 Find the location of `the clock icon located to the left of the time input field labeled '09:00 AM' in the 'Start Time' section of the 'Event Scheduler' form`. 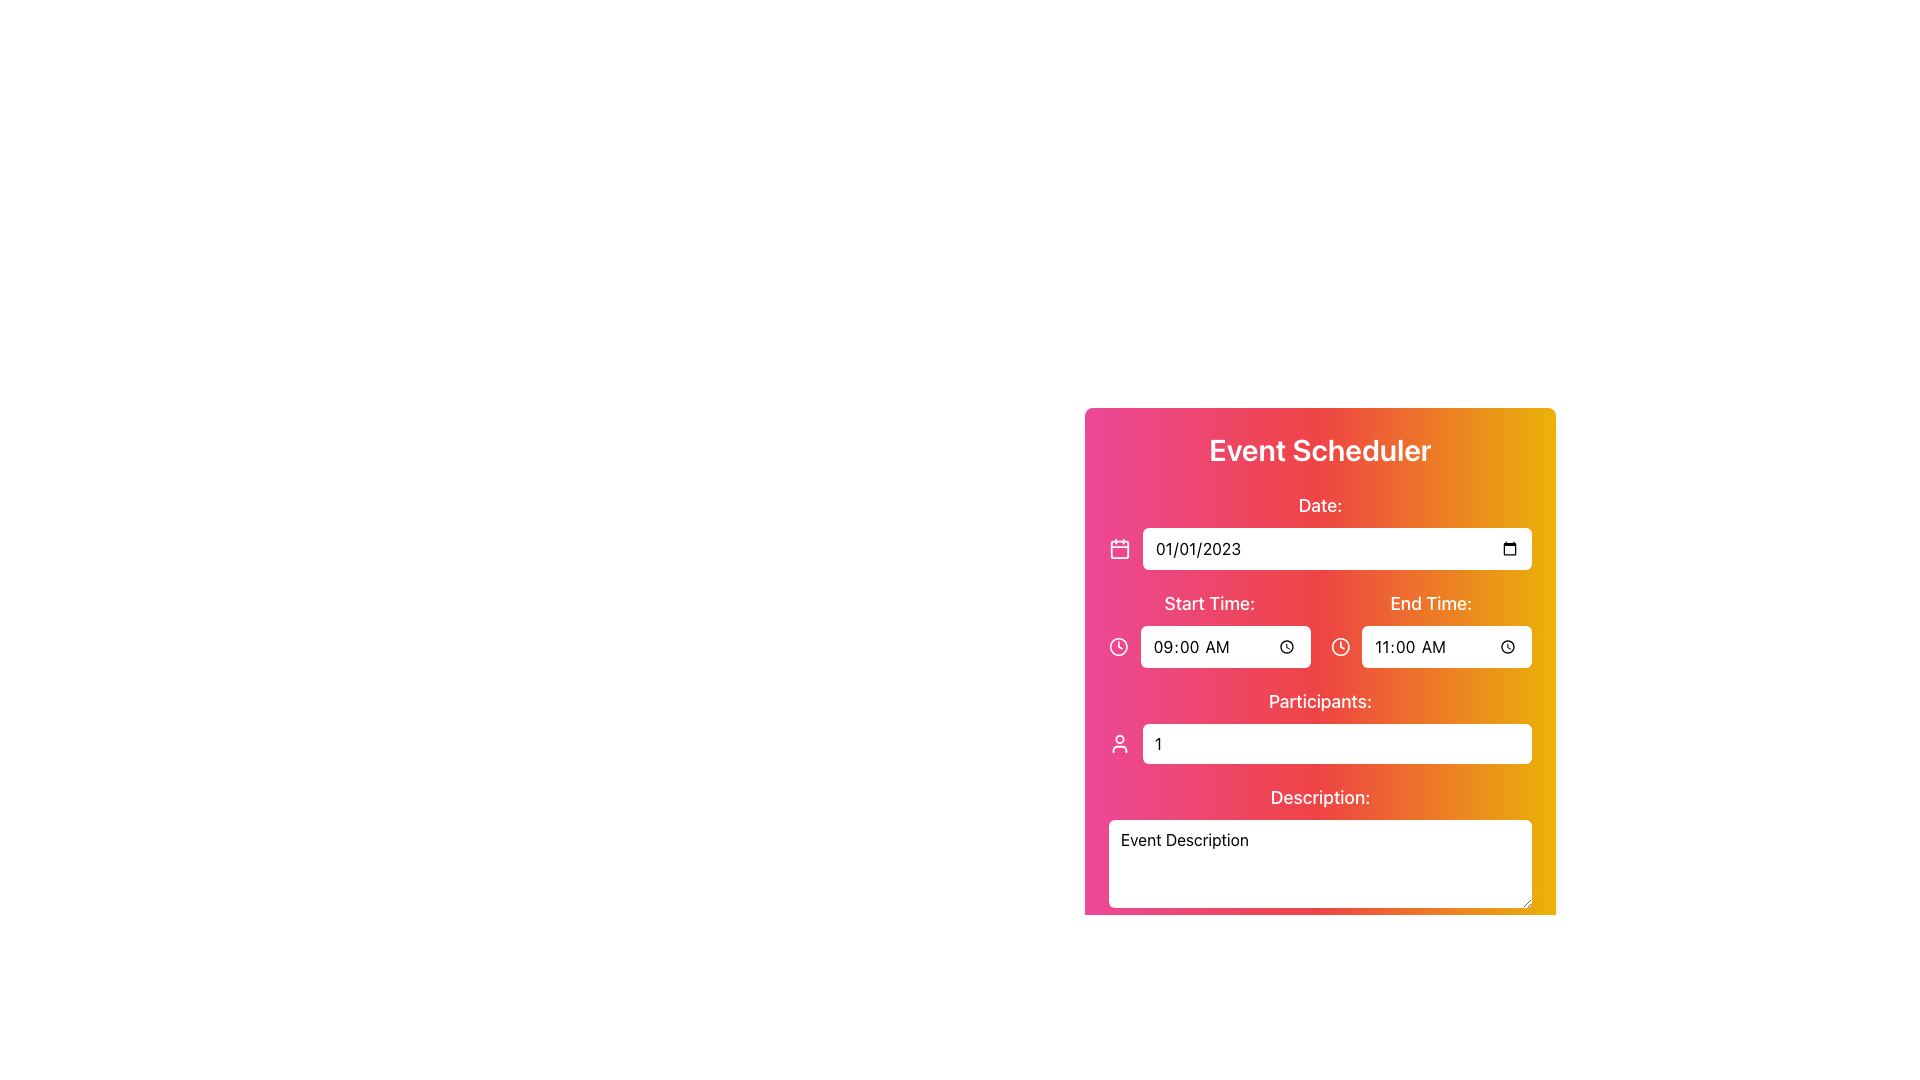

the clock icon located to the left of the time input field labeled '09:00 AM' in the 'Start Time' section of the 'Event Scheduler' form is located at coordinates (1117, 647).